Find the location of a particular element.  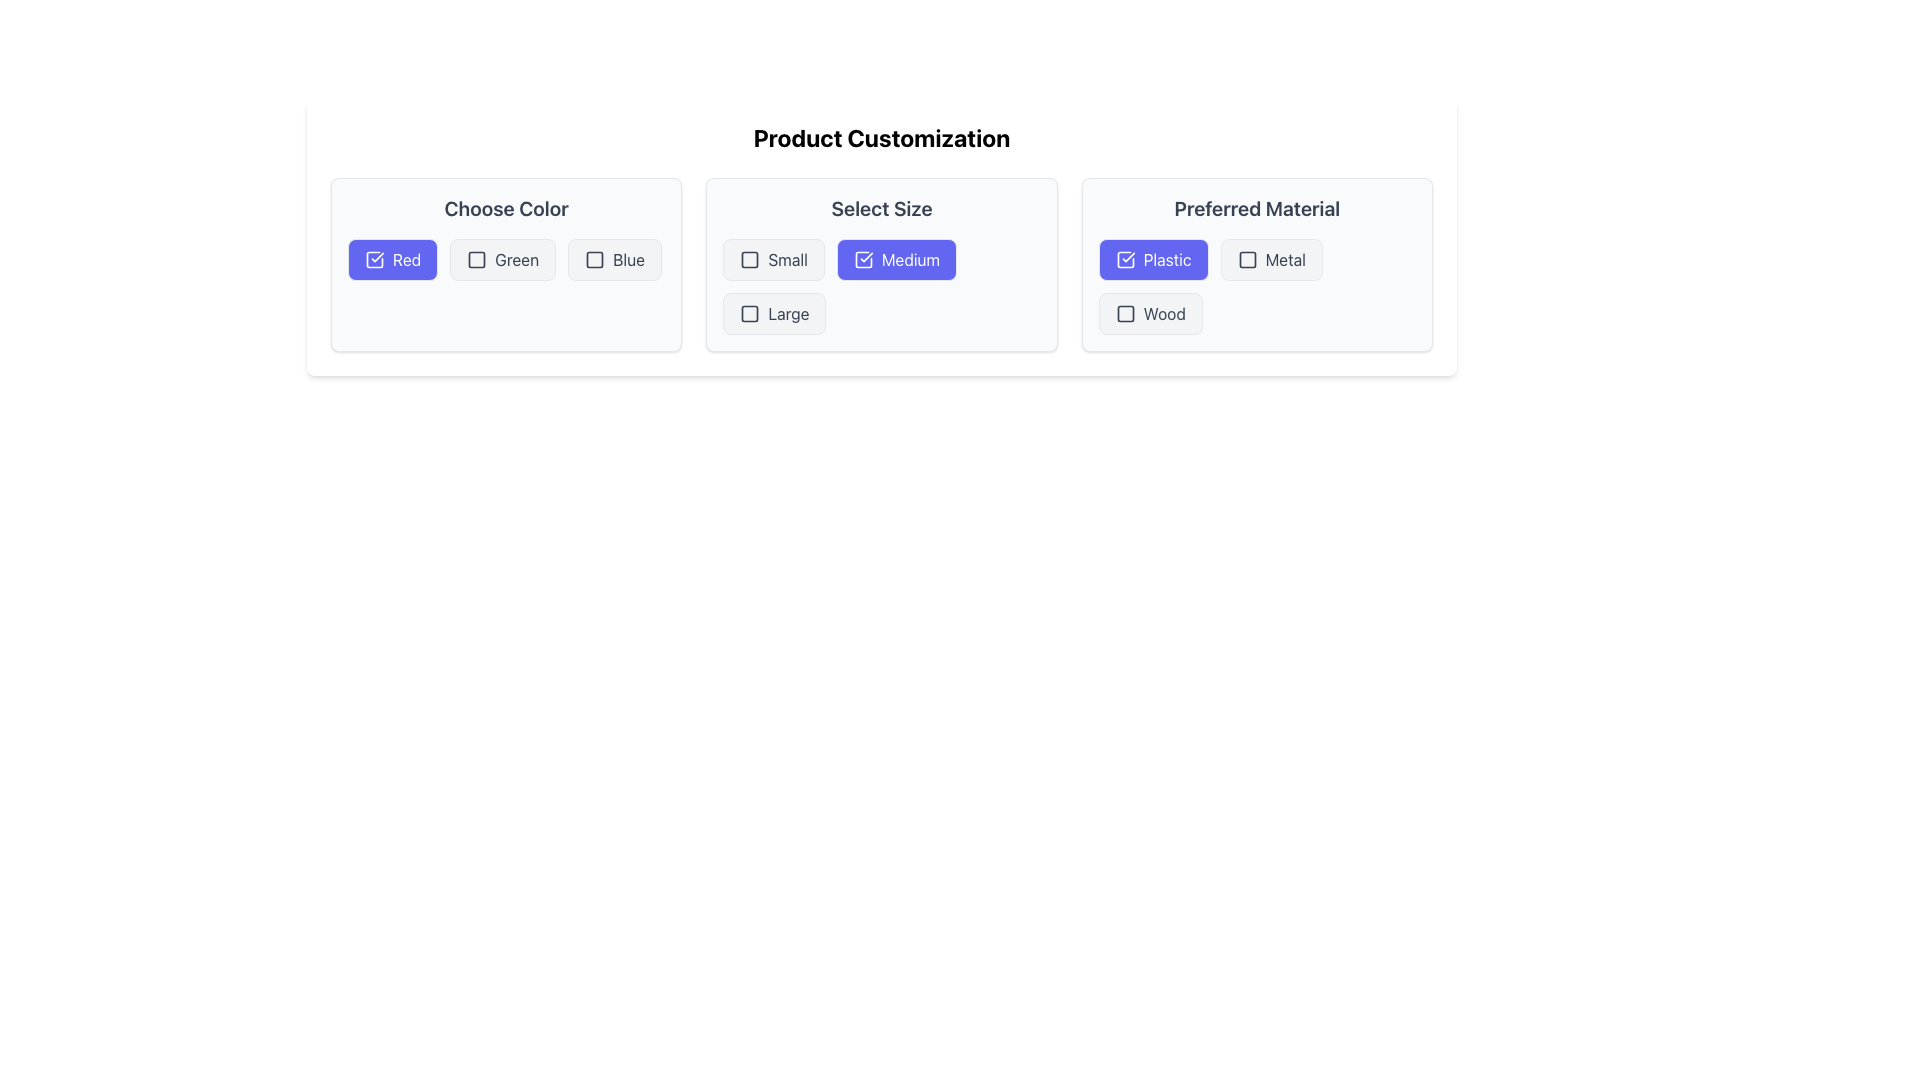

the graphical checkmark in the SVG-based checkbox located beside the label 'Plastic' in the 'Preferred Material' section to interact with it is located at coordinates (1125, 258).